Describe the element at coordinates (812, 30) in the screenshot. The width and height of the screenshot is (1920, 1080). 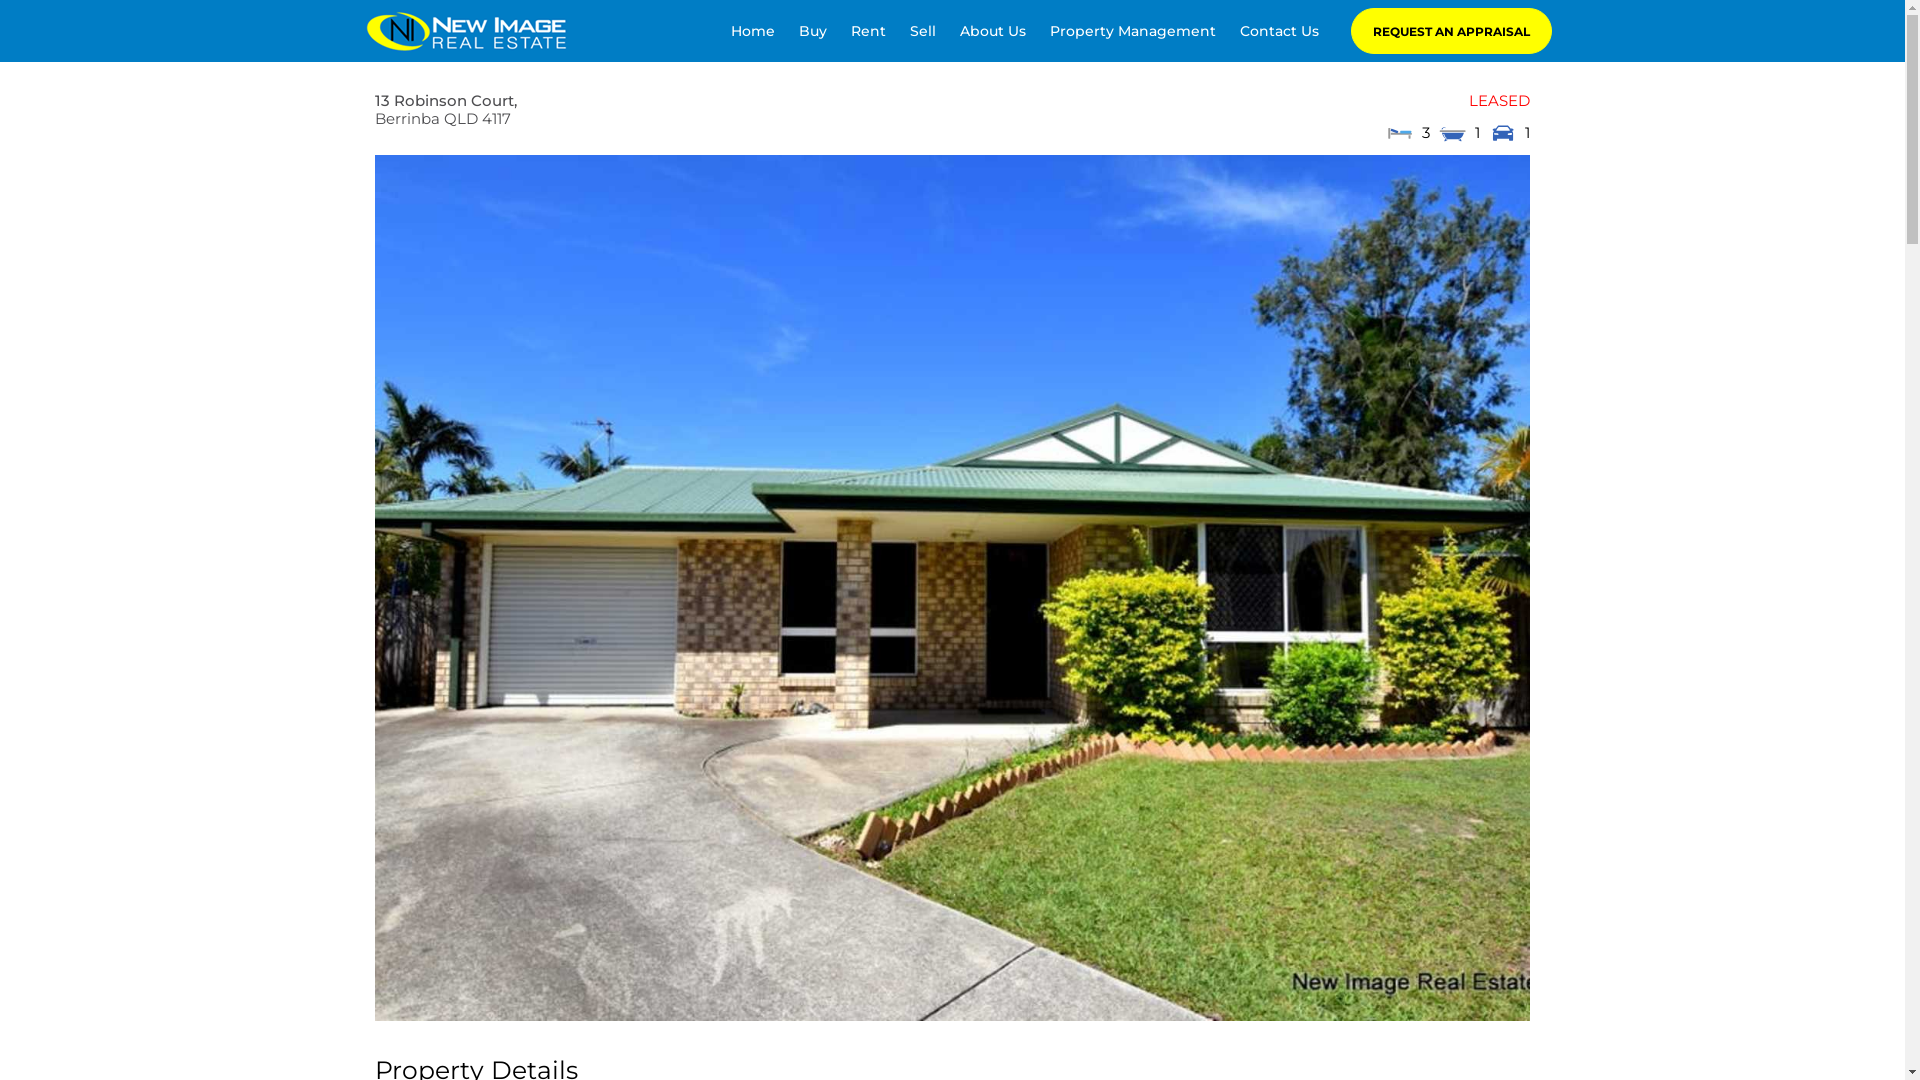
I see `'Buy'` at that location.